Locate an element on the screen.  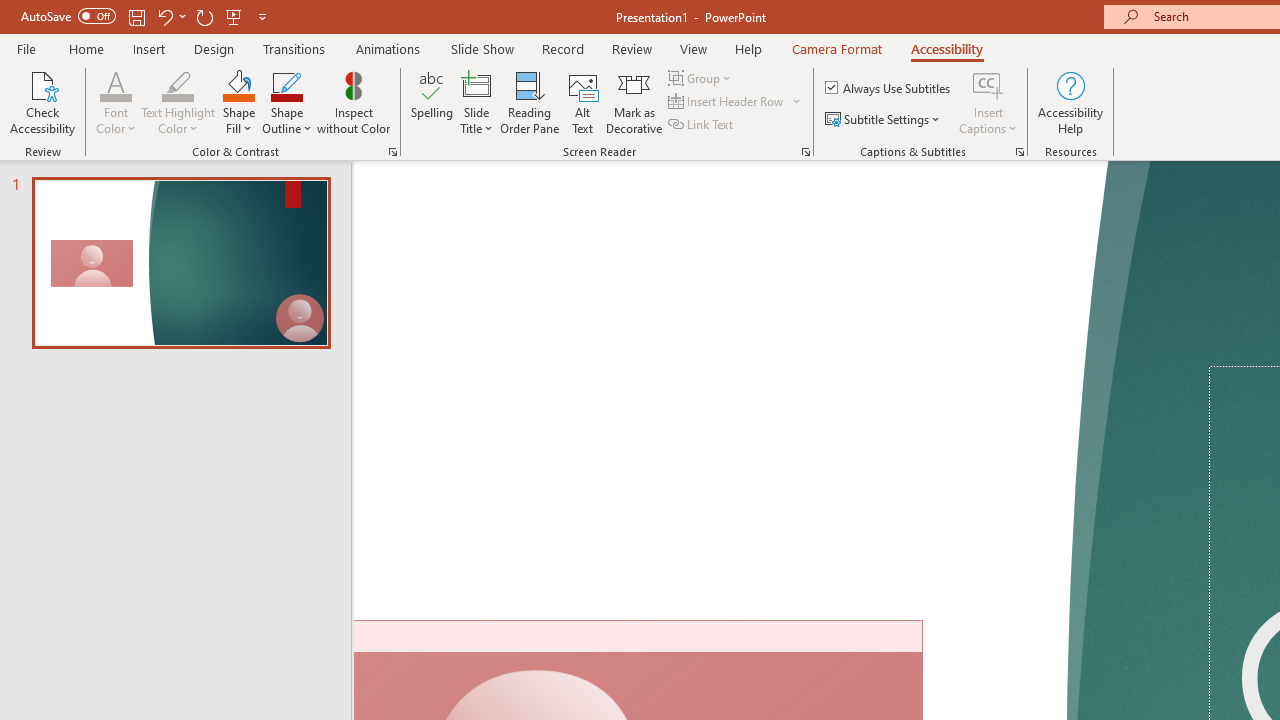
'Link Text' is located at coordinates (702, 124).